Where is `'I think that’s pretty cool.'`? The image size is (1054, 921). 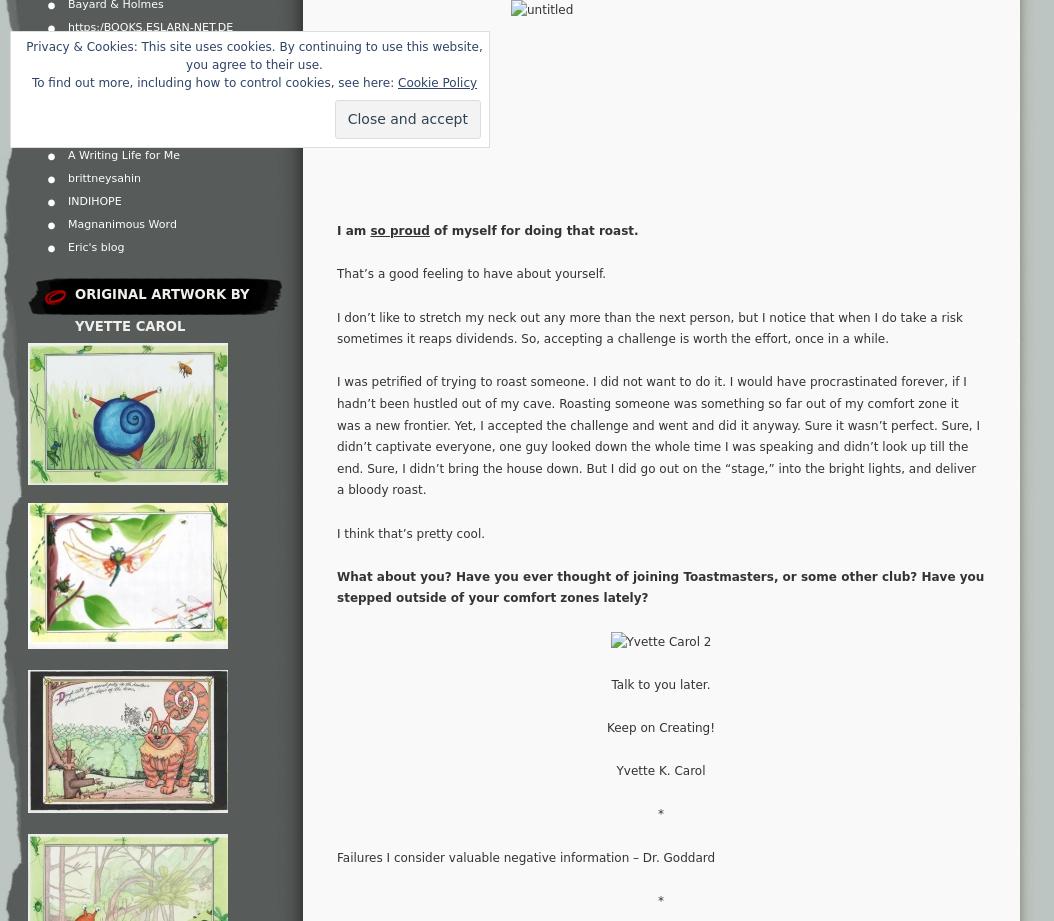 'I think that’s pretty cool.' is located at coordinates (336, 531).